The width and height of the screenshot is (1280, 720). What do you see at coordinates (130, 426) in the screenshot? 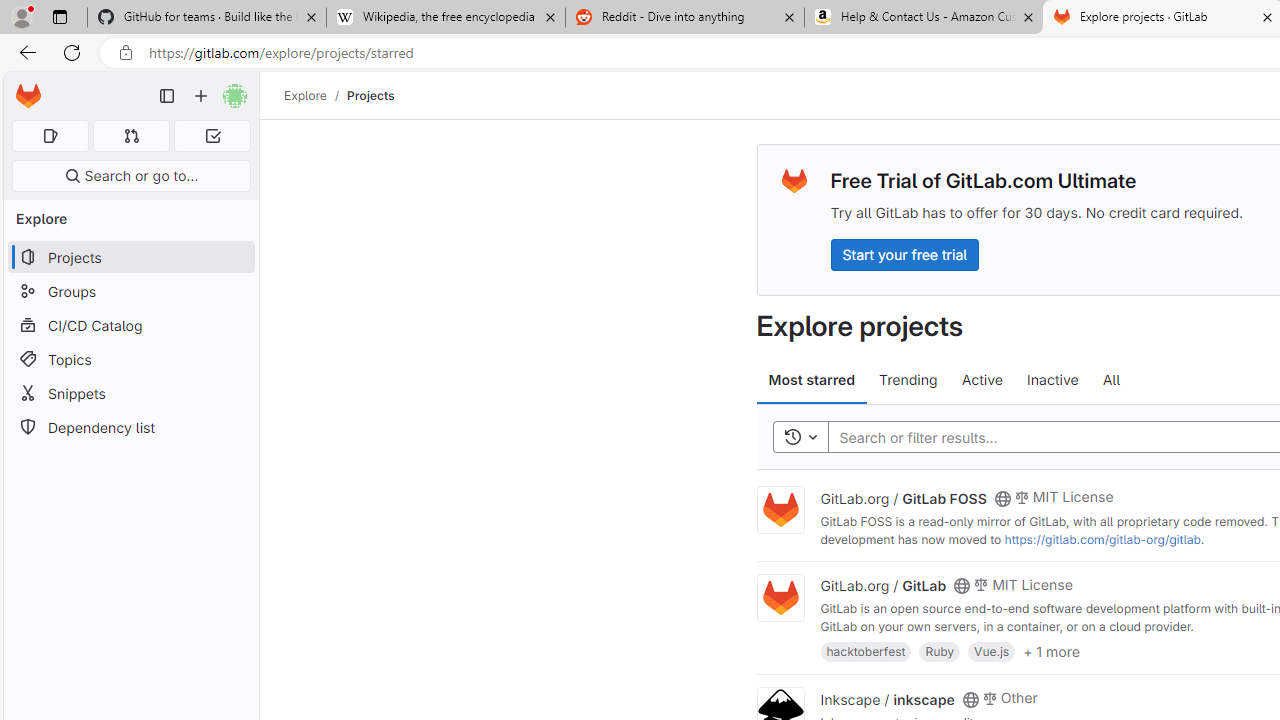
I see `'Dependency list'` at bounding box center [130, 426].